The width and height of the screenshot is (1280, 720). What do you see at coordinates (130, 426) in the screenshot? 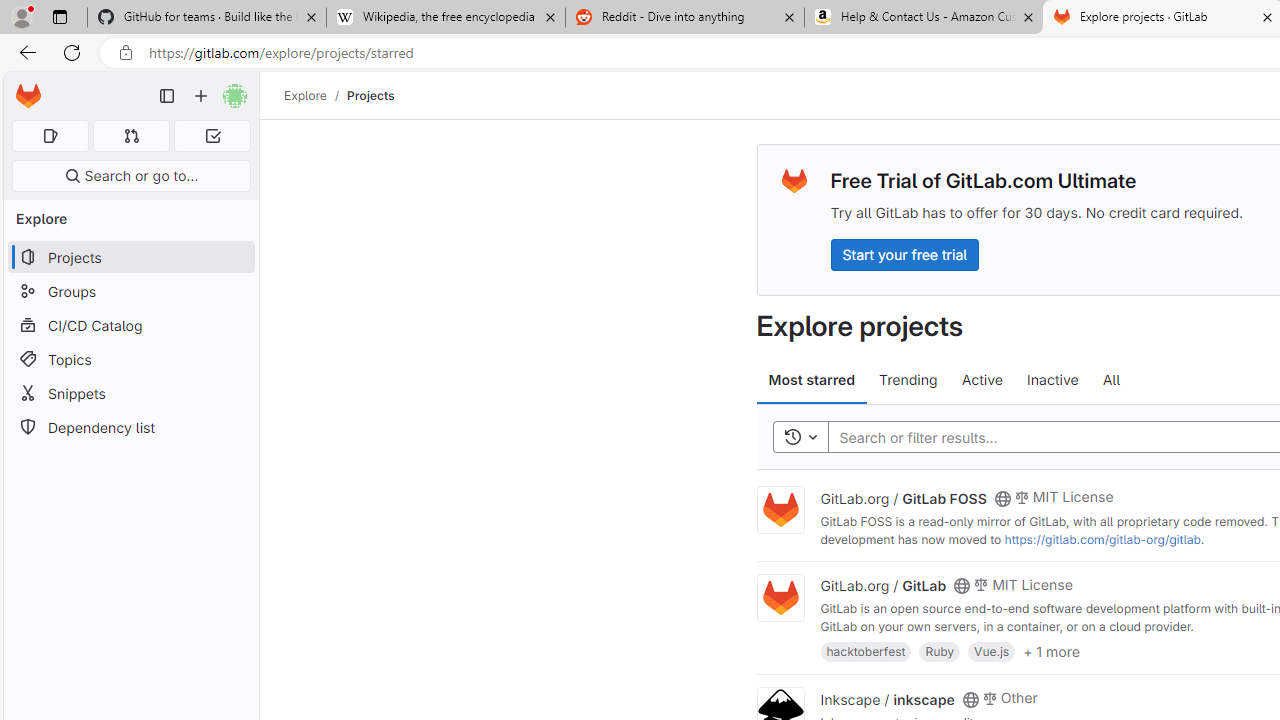
I see `'Dependency list'` at bounding box center [130, 426].